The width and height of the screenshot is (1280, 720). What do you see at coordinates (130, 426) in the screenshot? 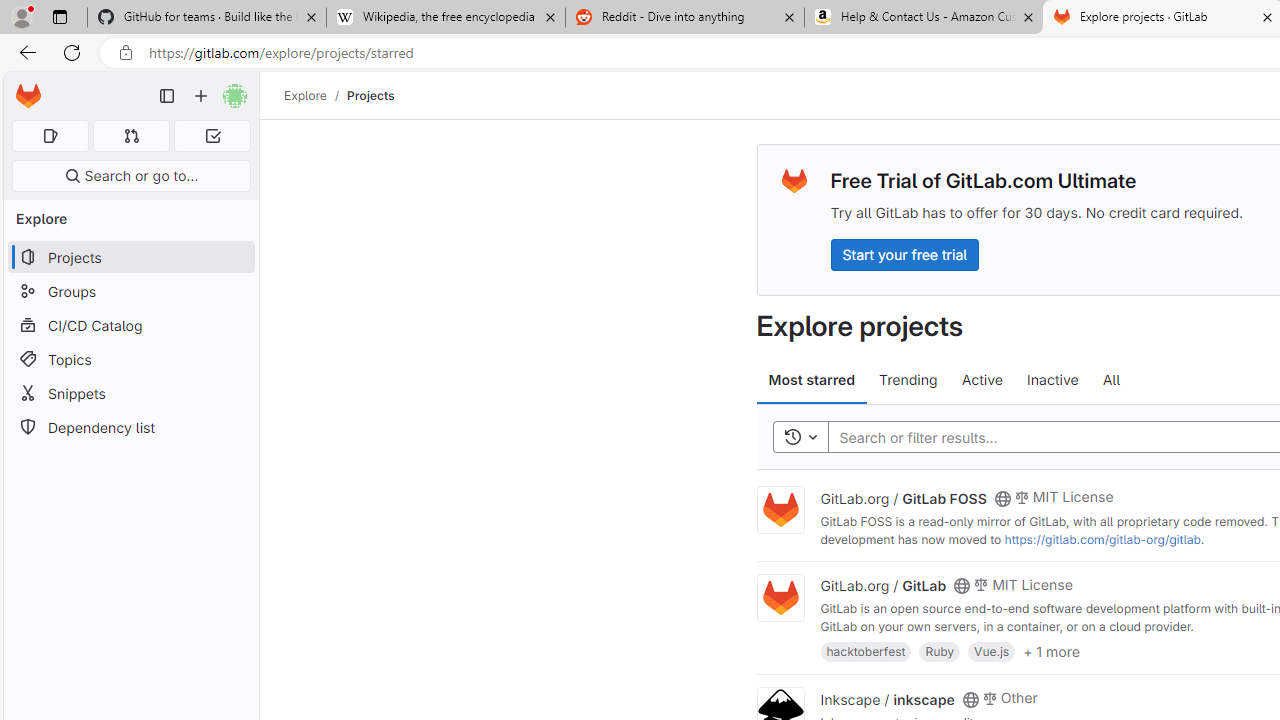
I see `'Dependency list'` at bounding box center [130, 426].